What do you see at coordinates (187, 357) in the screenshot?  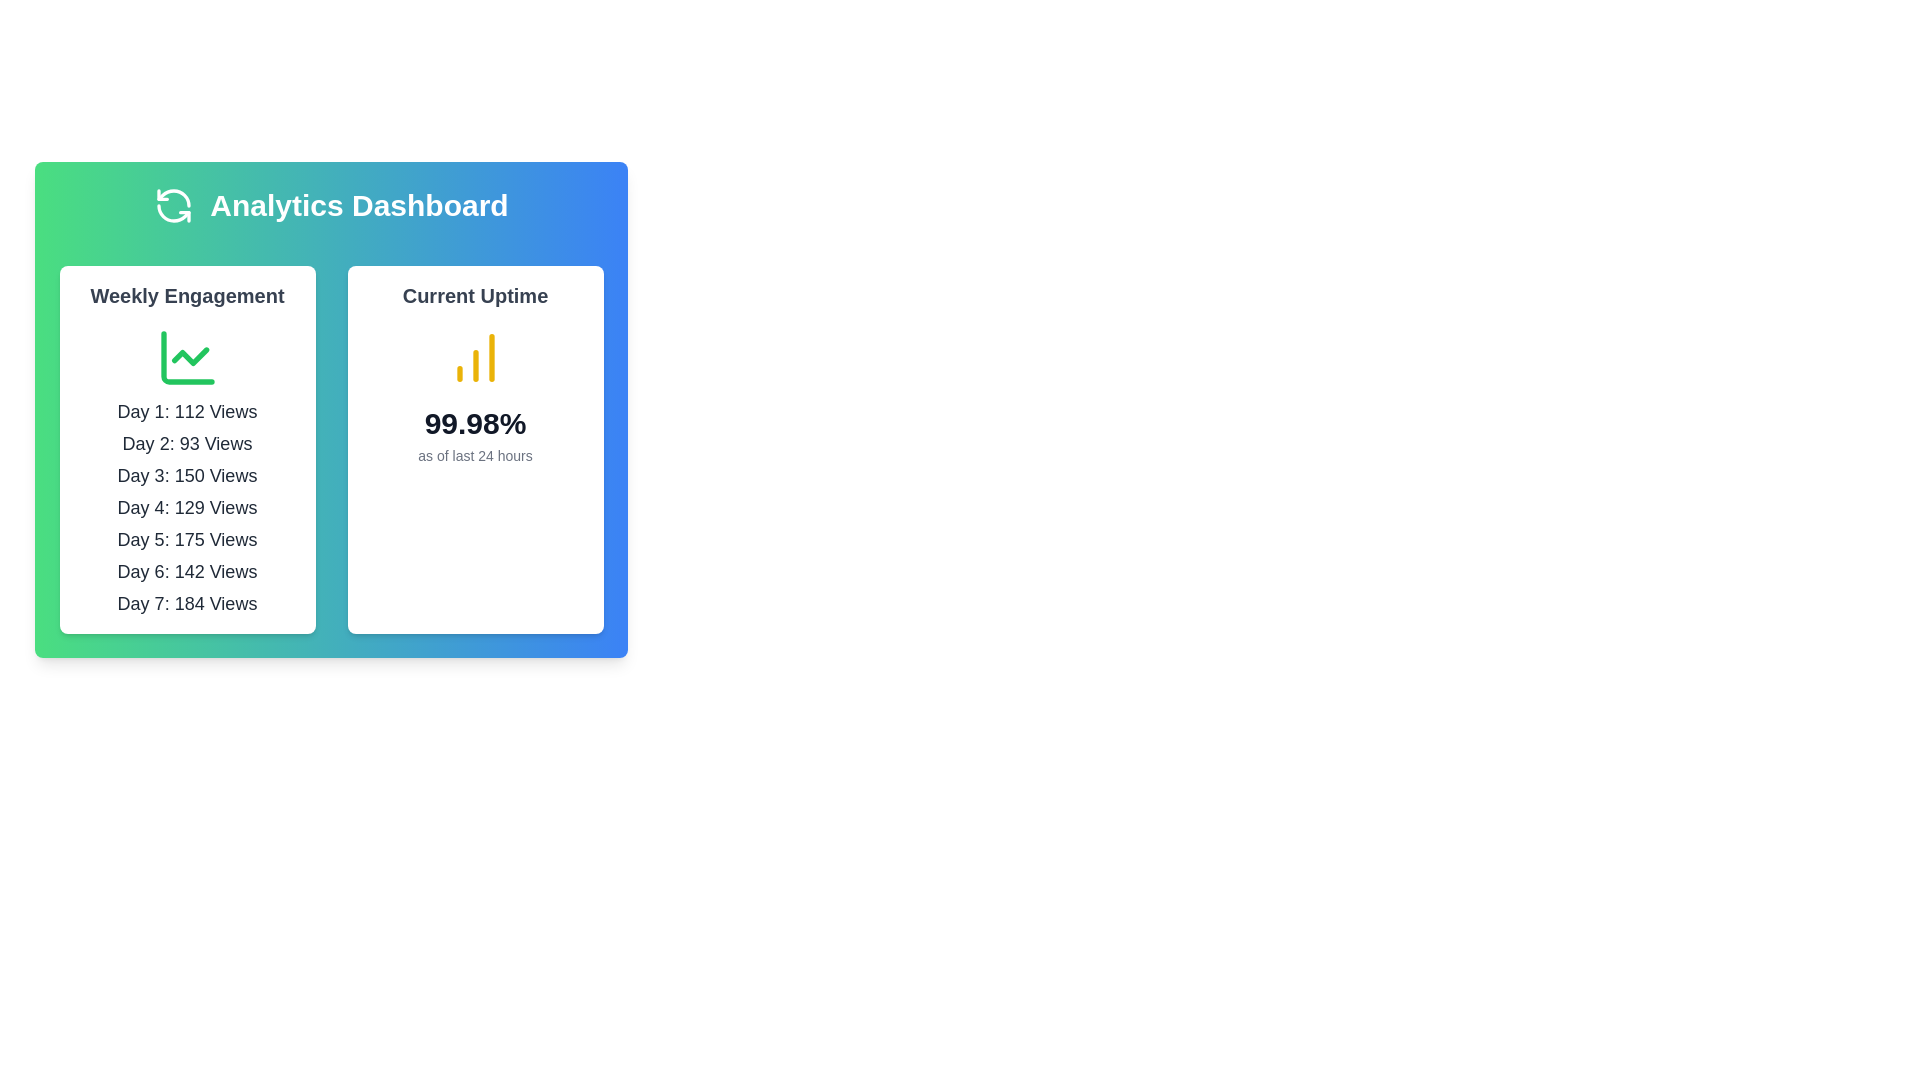 I see `the icon representing the weekly engagement statistics located in the Analytics Dashboard, positioned top-center within the 'Weekly Engagement' card, near the header text 'Weekly Engagement'` at bounding box center [187, 357].